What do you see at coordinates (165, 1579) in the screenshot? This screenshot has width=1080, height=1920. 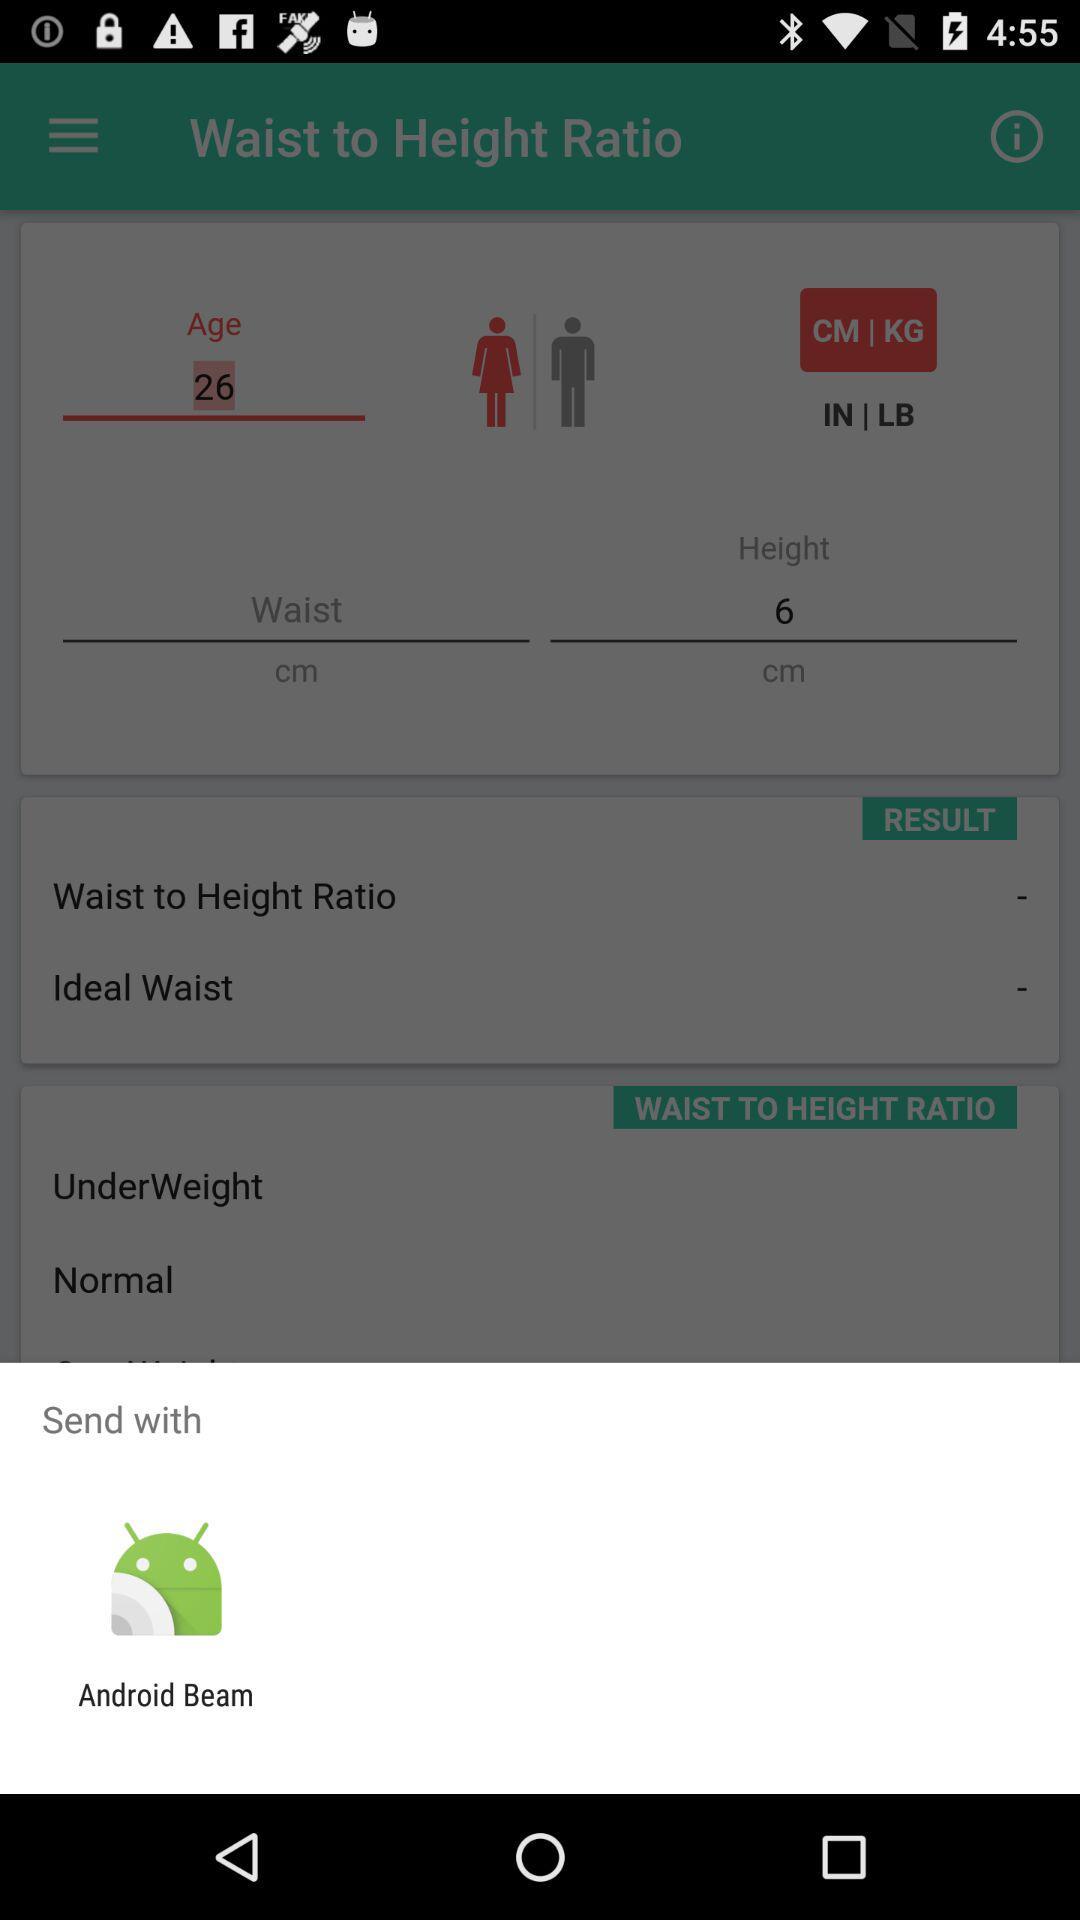 I see `item above android beam icon` at bounding box center [165, 1579].